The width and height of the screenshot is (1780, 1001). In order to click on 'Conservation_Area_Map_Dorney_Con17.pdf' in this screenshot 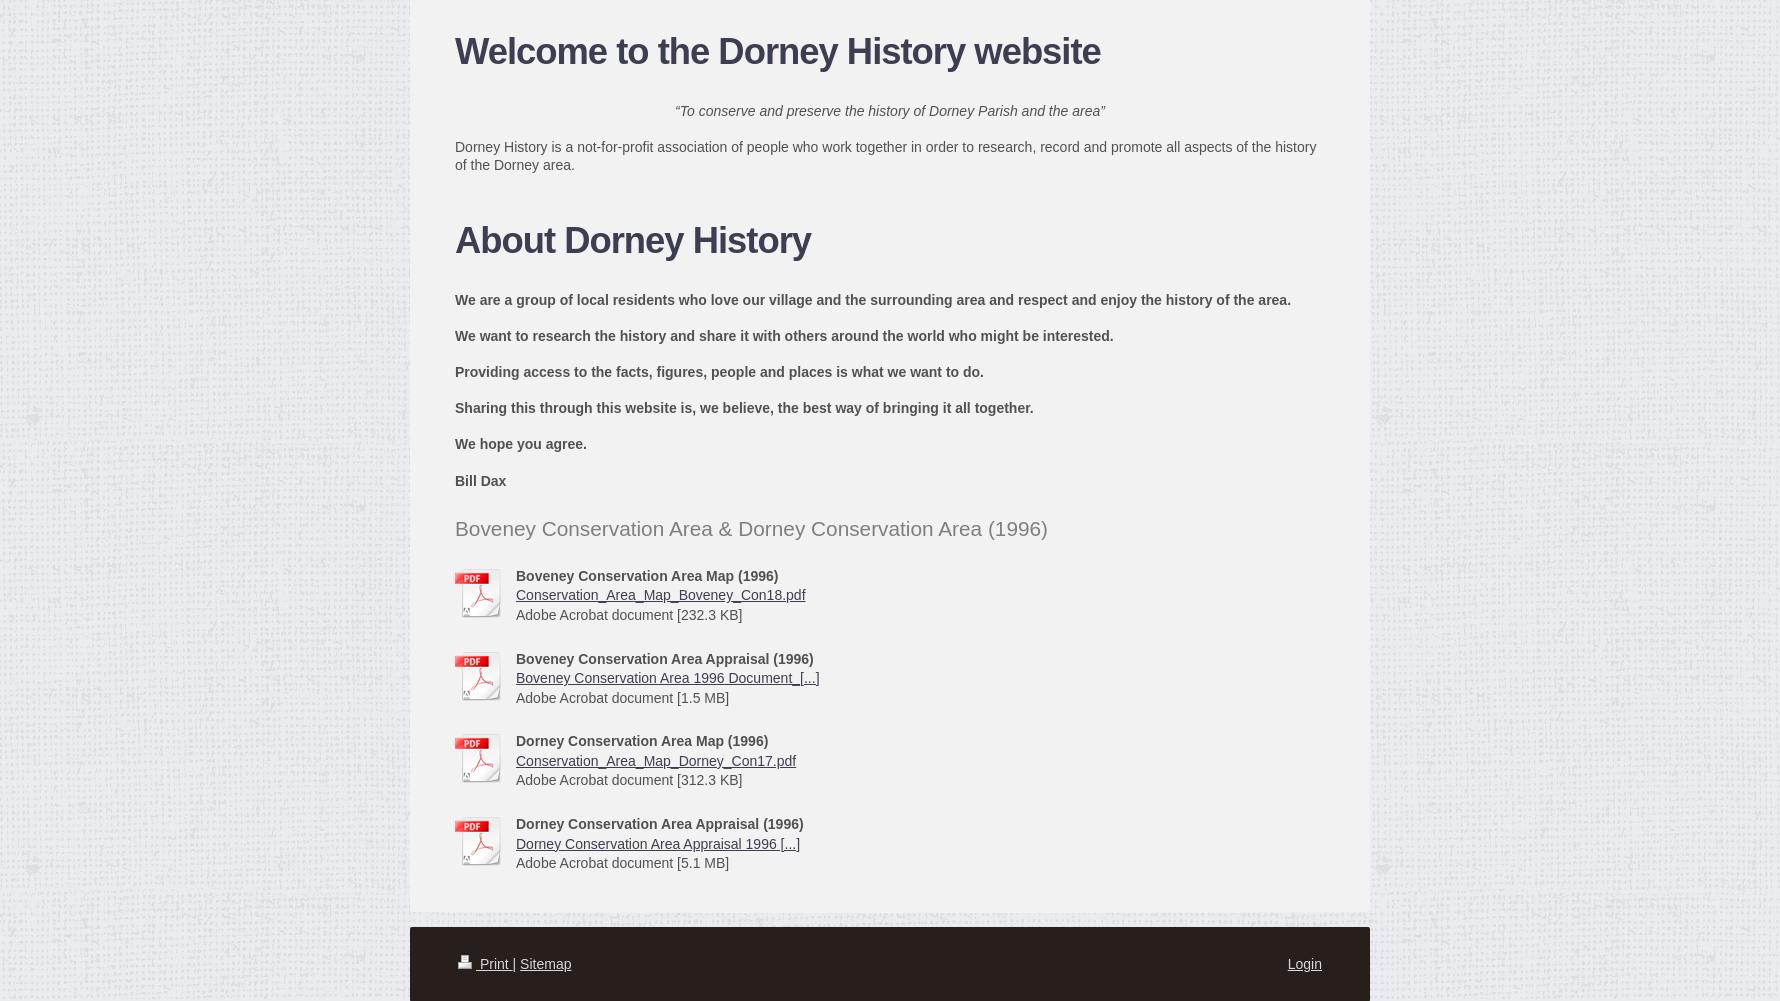, I will do `click(655, 759)`.